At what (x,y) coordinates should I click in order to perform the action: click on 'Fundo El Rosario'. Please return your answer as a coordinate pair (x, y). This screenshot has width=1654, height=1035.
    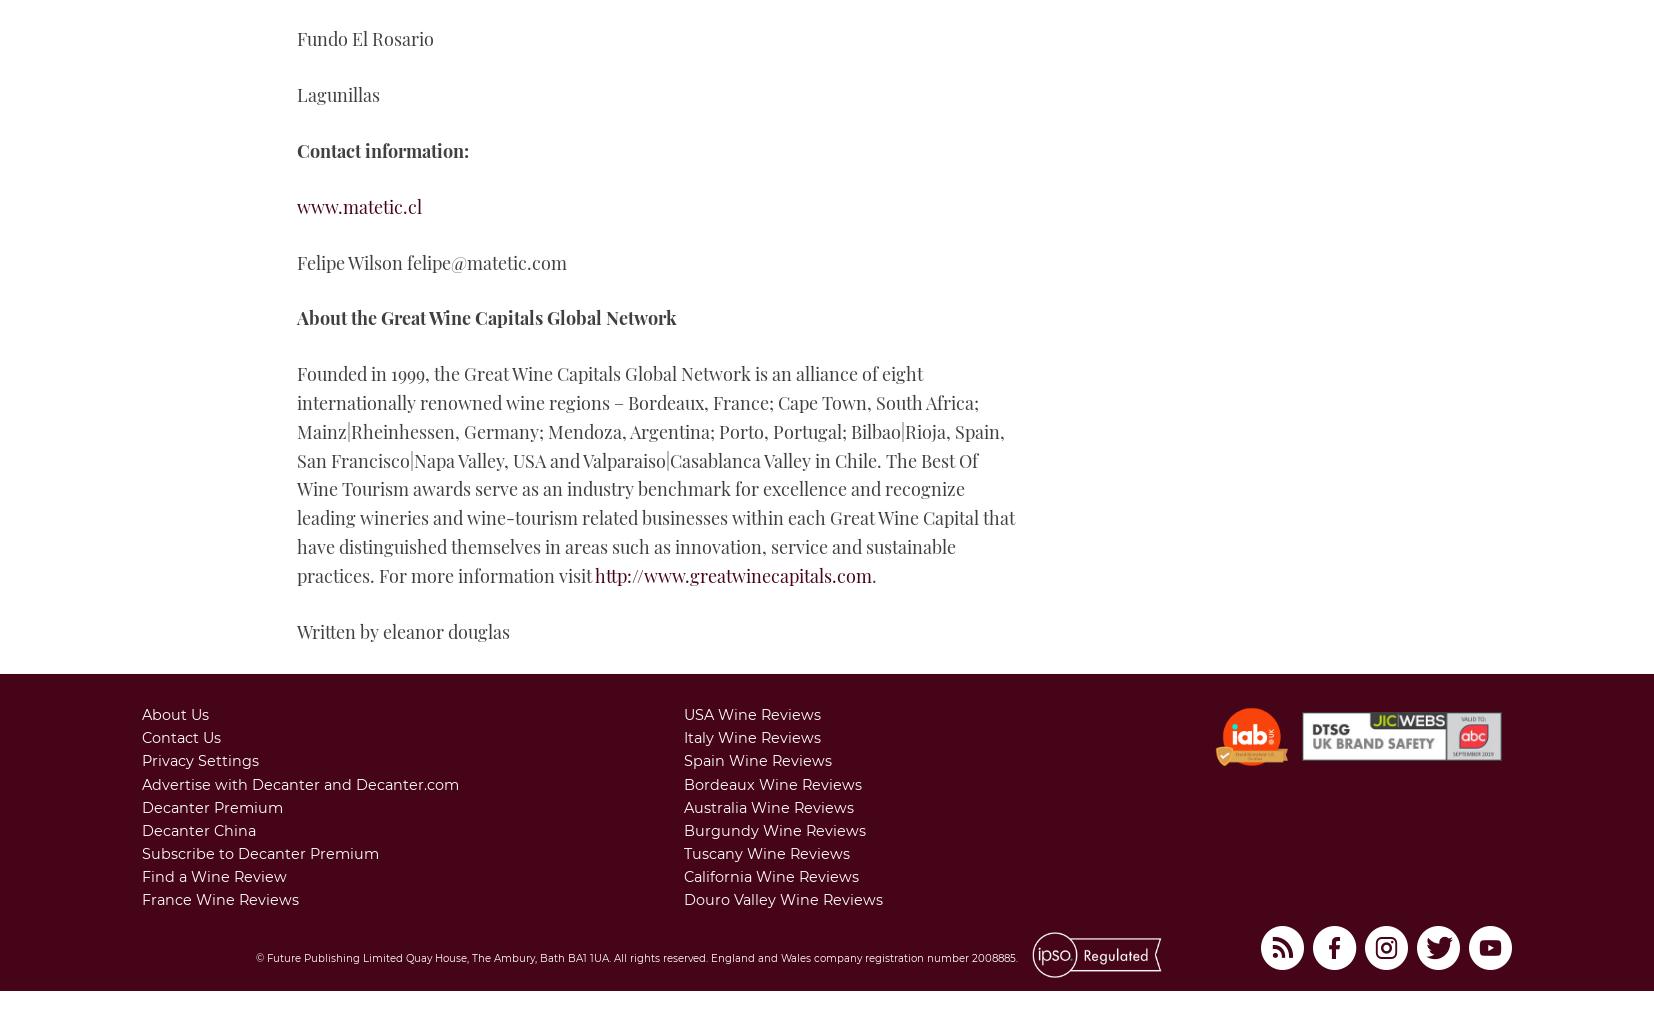
    Looking at the image, I should click on (364, 39).